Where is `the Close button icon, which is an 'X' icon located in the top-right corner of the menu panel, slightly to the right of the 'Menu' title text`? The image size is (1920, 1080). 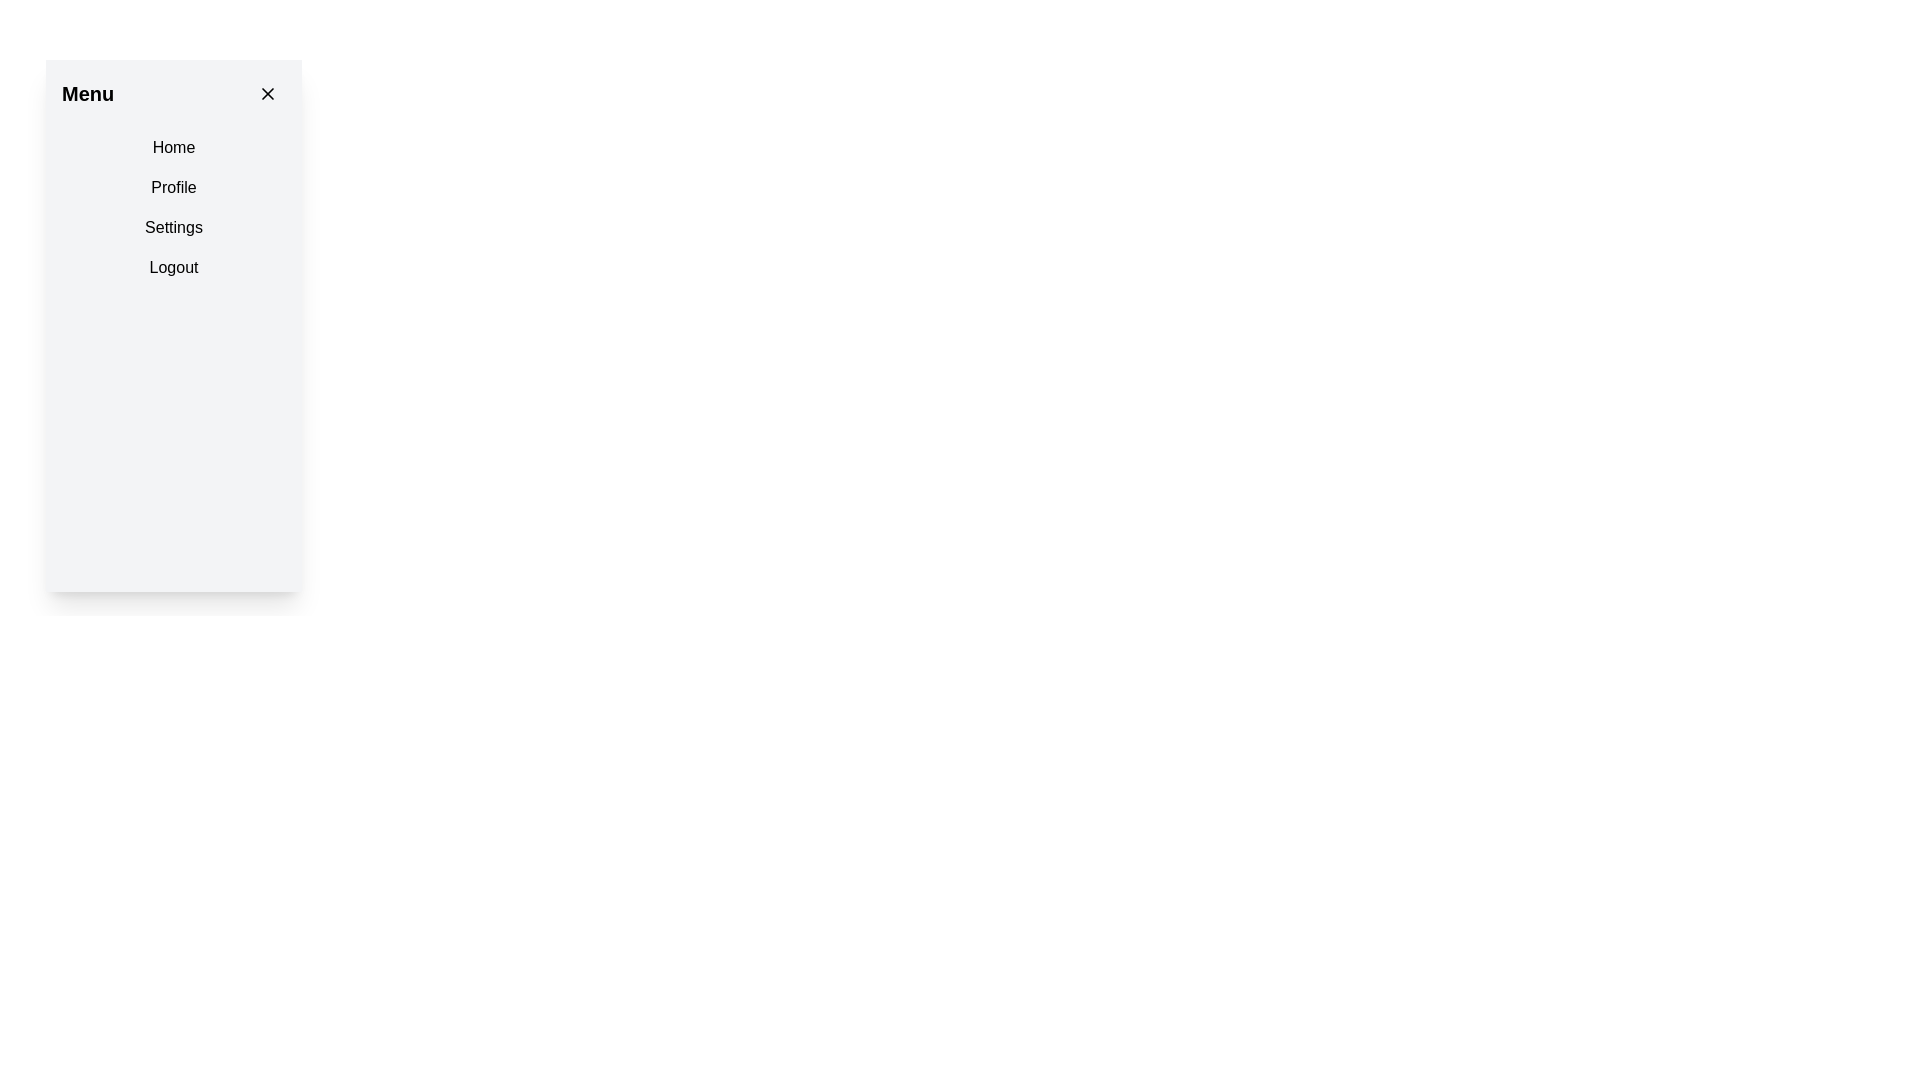
the Close button icon, which is an 'X' icon located in the top-right corner of the menu panel, slightly to the right of the 'Menu' title text is located at coordinates (267, 93).